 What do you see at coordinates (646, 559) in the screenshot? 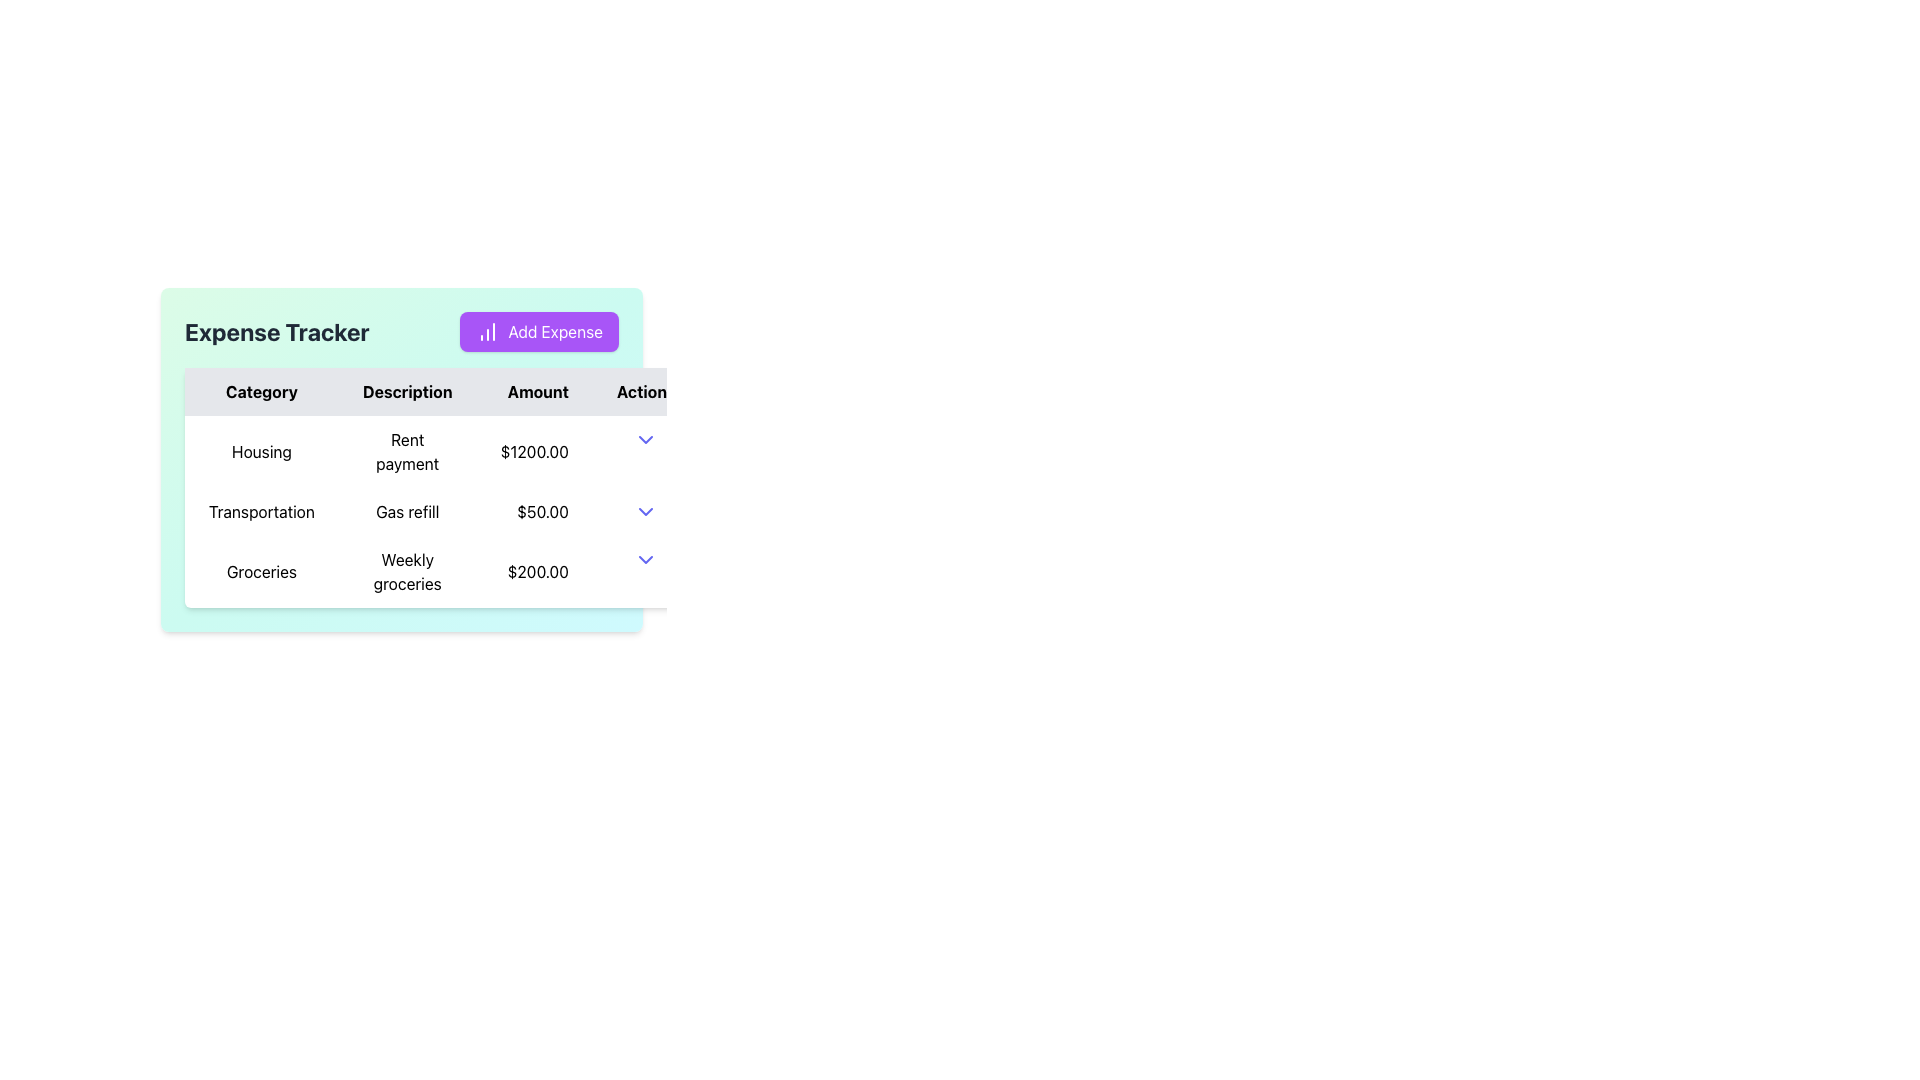
I see `the Dropdown toggle icon located in the 'Action' column of the last row in the table` at bounding box center [646, 559].